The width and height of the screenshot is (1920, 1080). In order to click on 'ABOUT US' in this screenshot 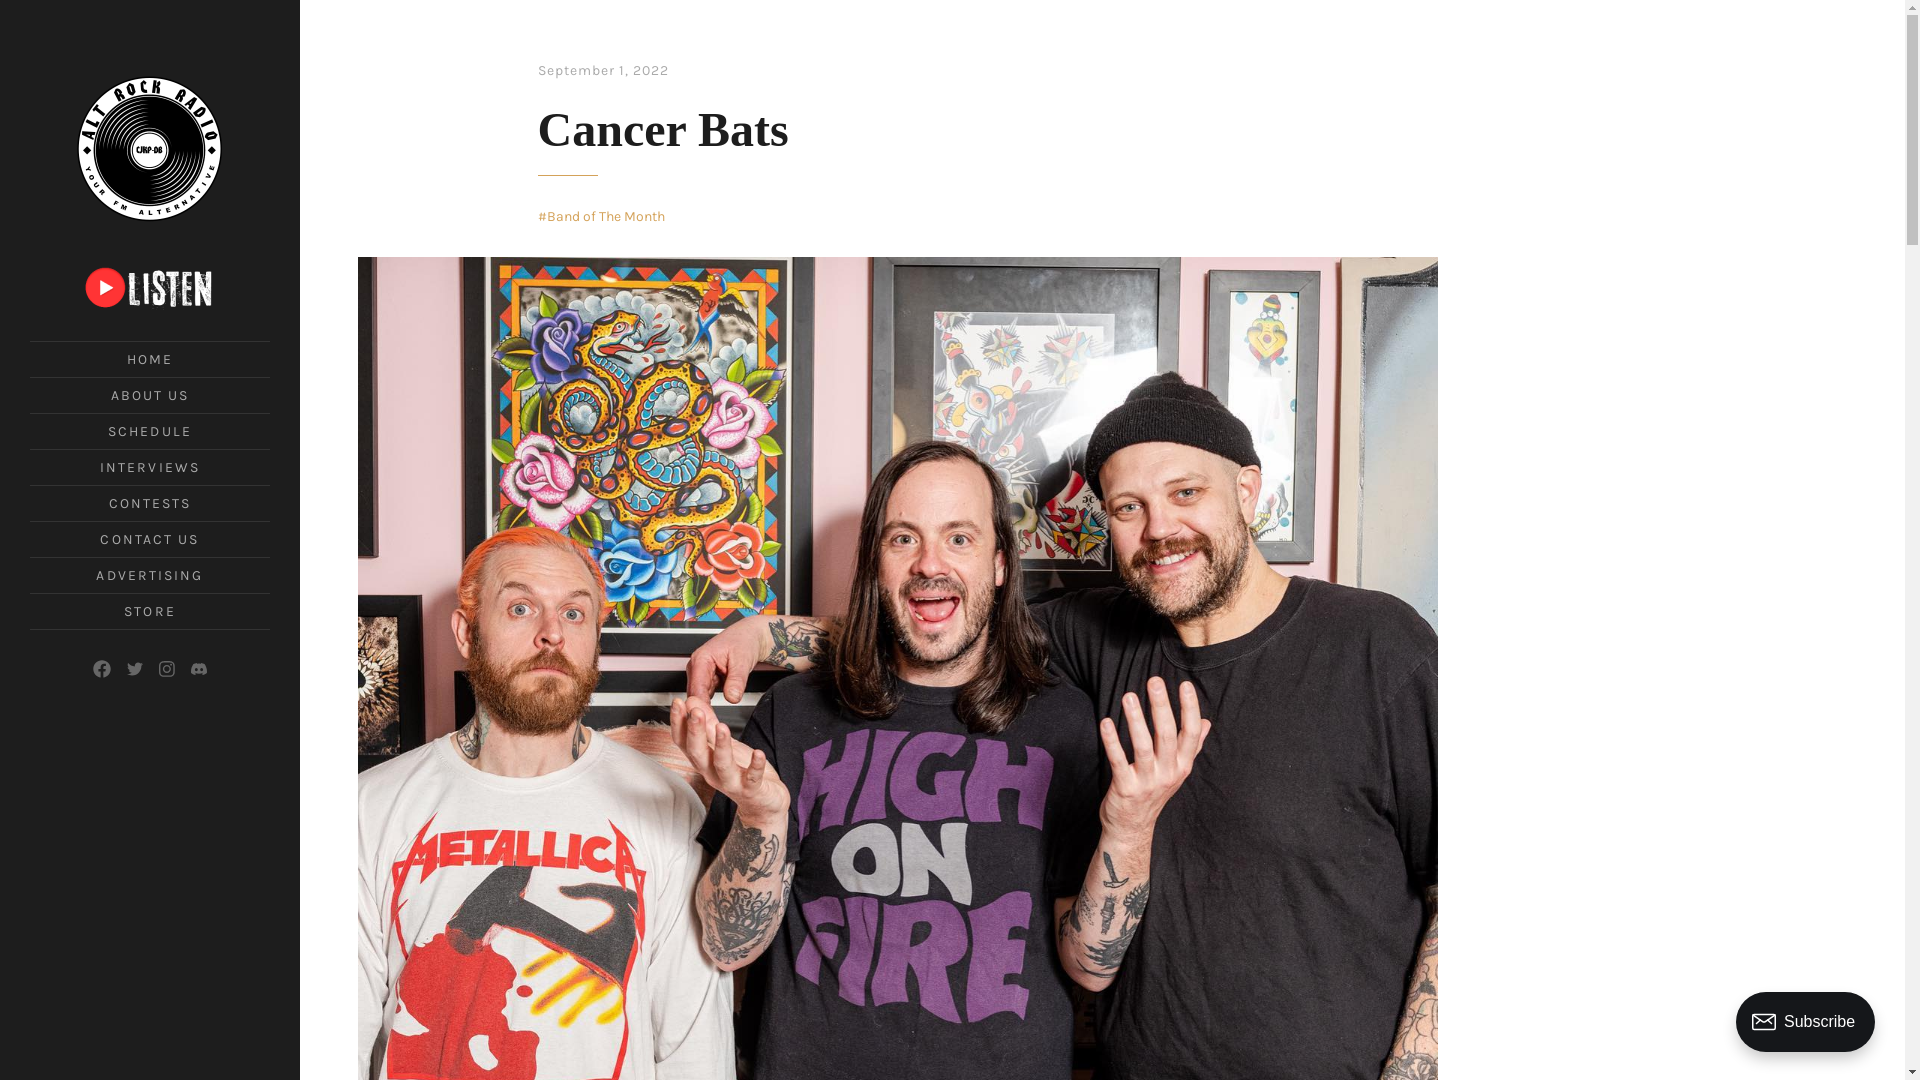, I will do `click(109, 395)`.